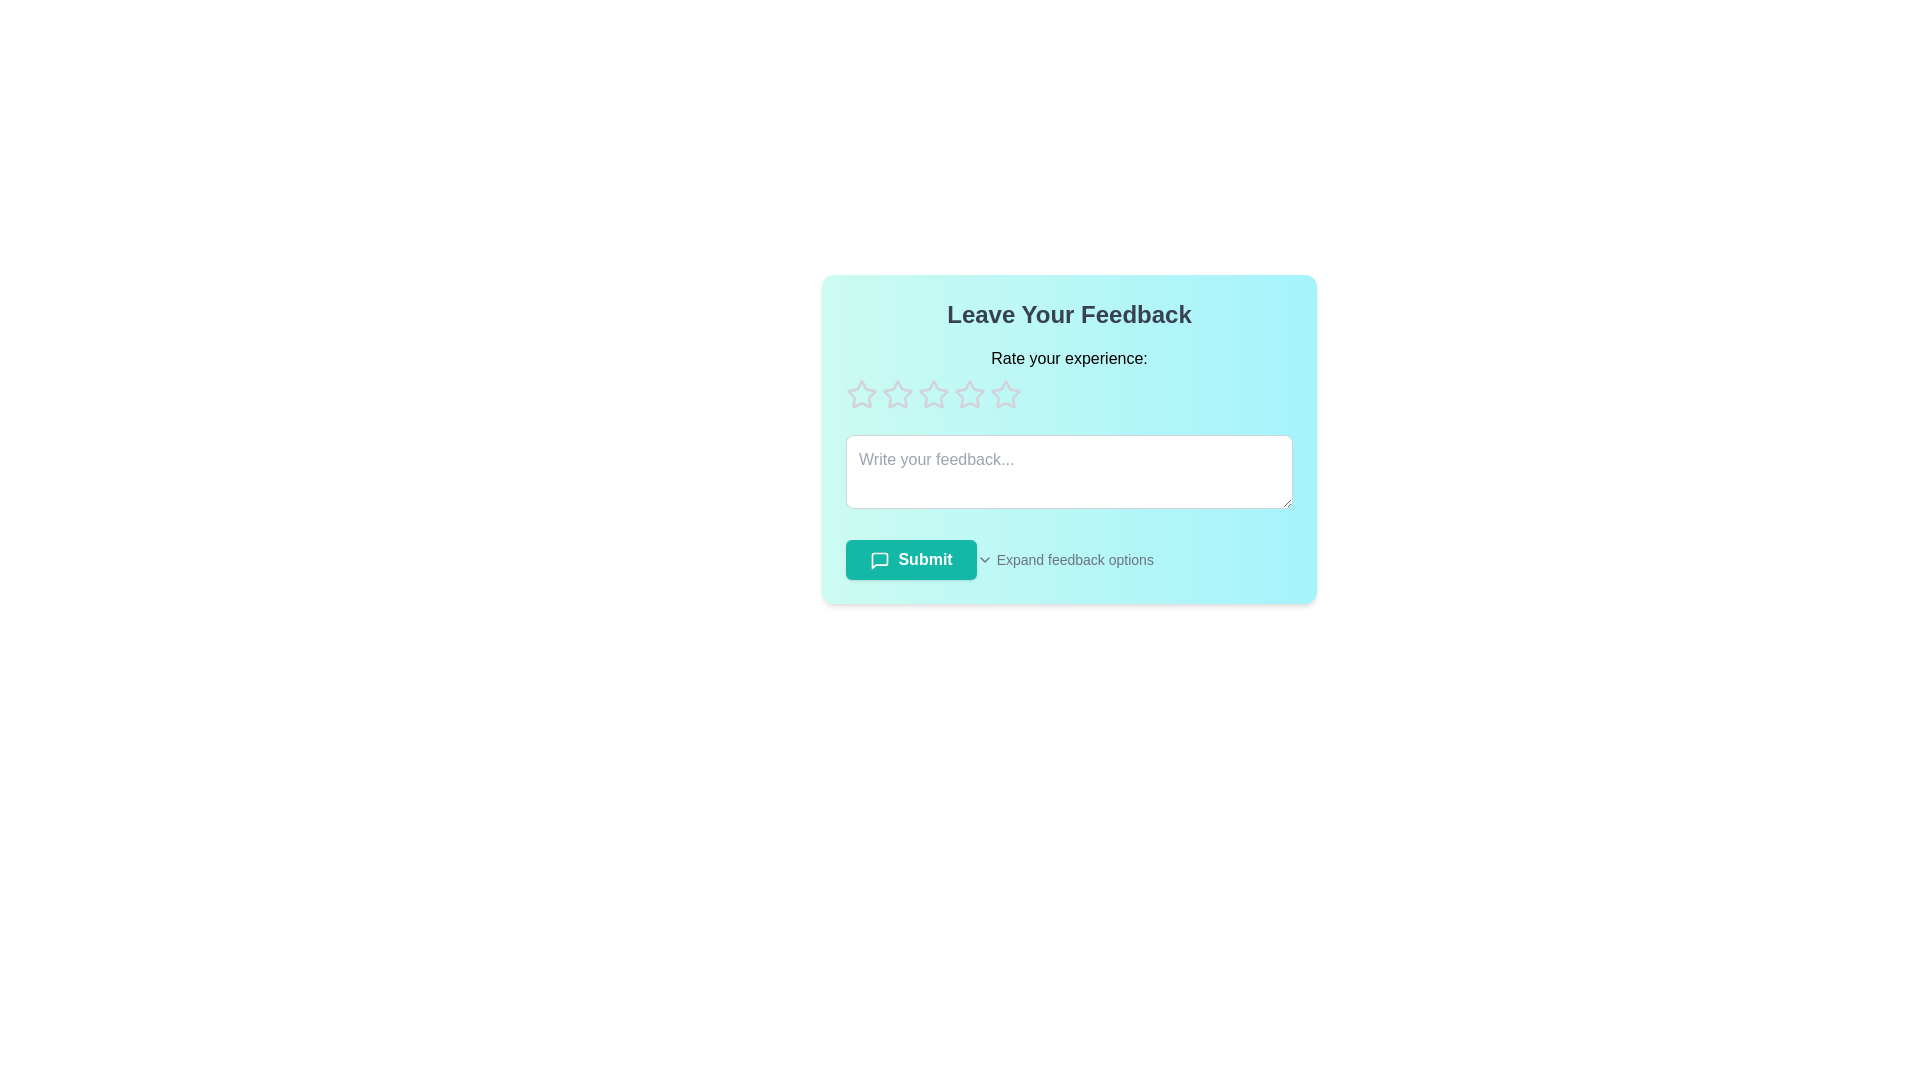 This screenshot has height=1080, width=1920. I want to click on the second star in the row of five stars in the feedback form to provide a rating, so click(969, 394).